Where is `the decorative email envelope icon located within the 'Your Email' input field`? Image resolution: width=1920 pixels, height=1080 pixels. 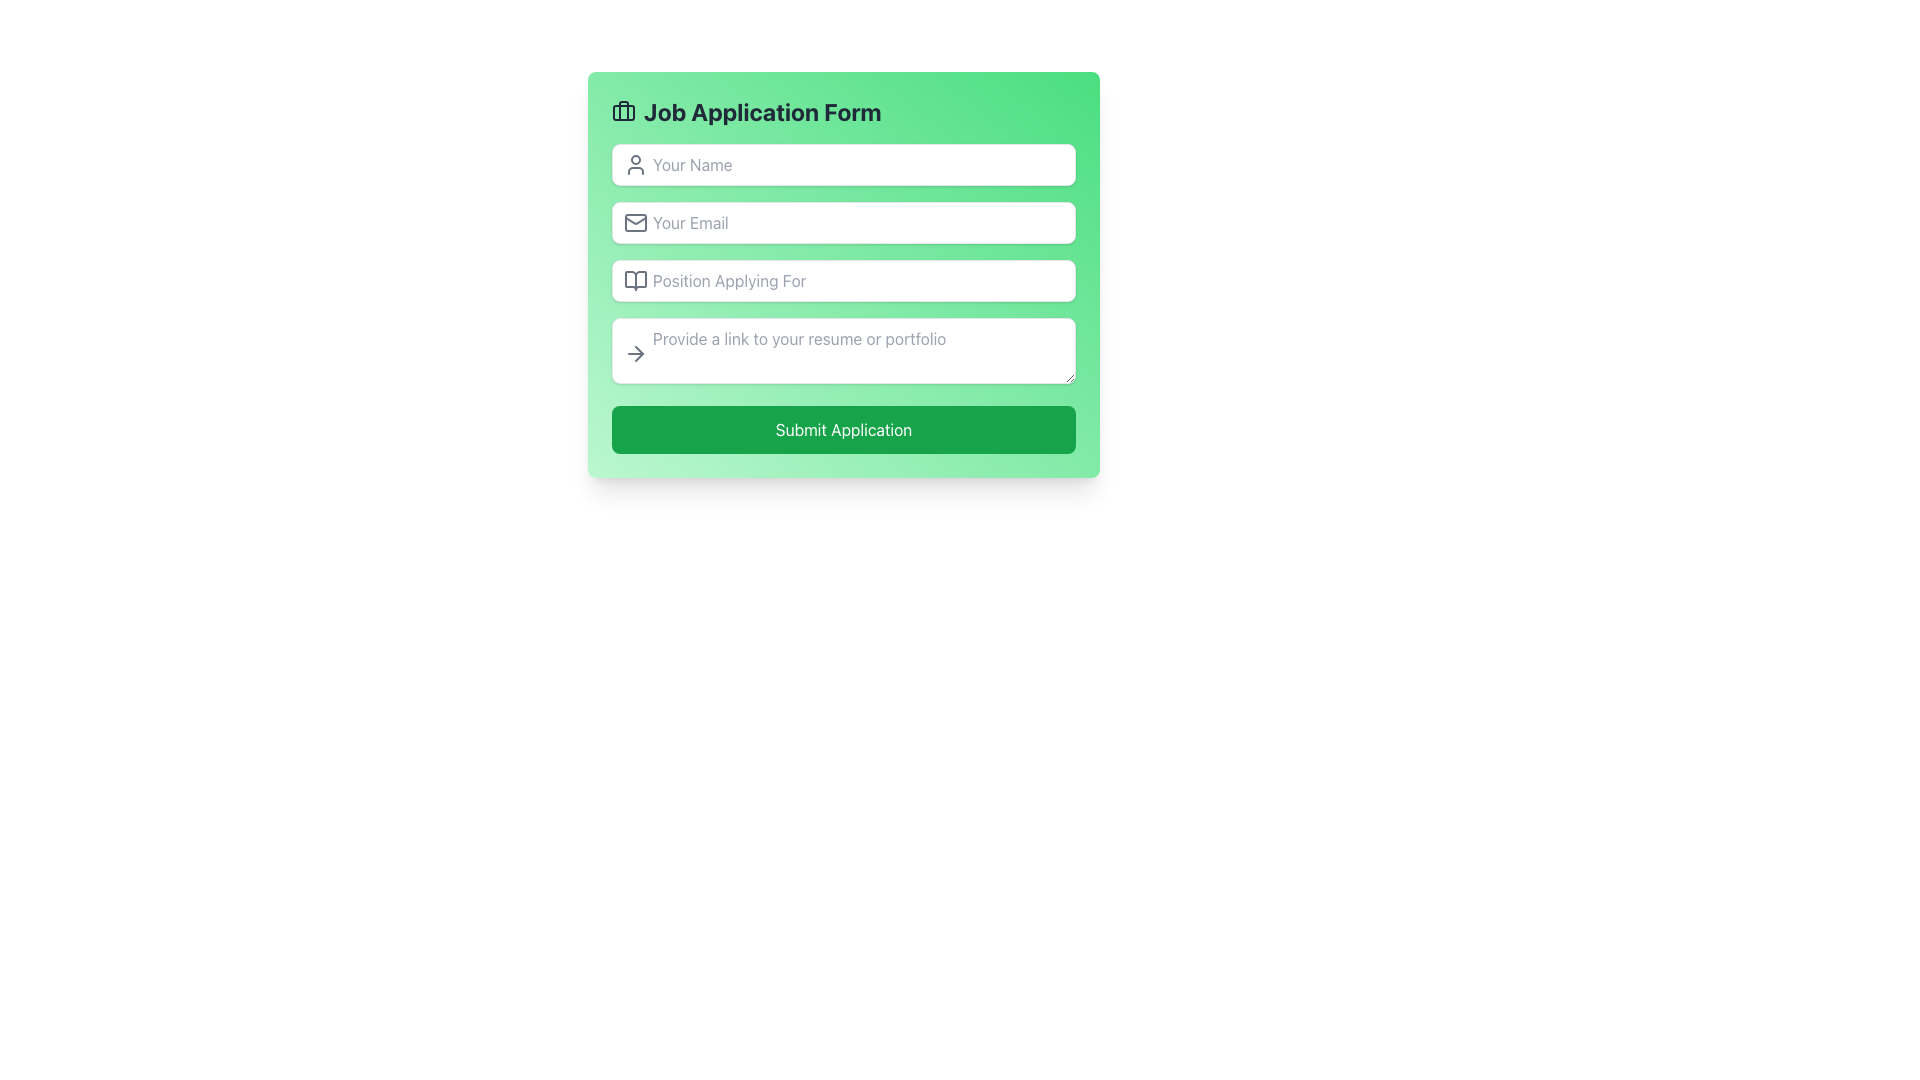 the decorative email envelope icon located within the 'Your Email' input field is located at coordinates (634, 223).